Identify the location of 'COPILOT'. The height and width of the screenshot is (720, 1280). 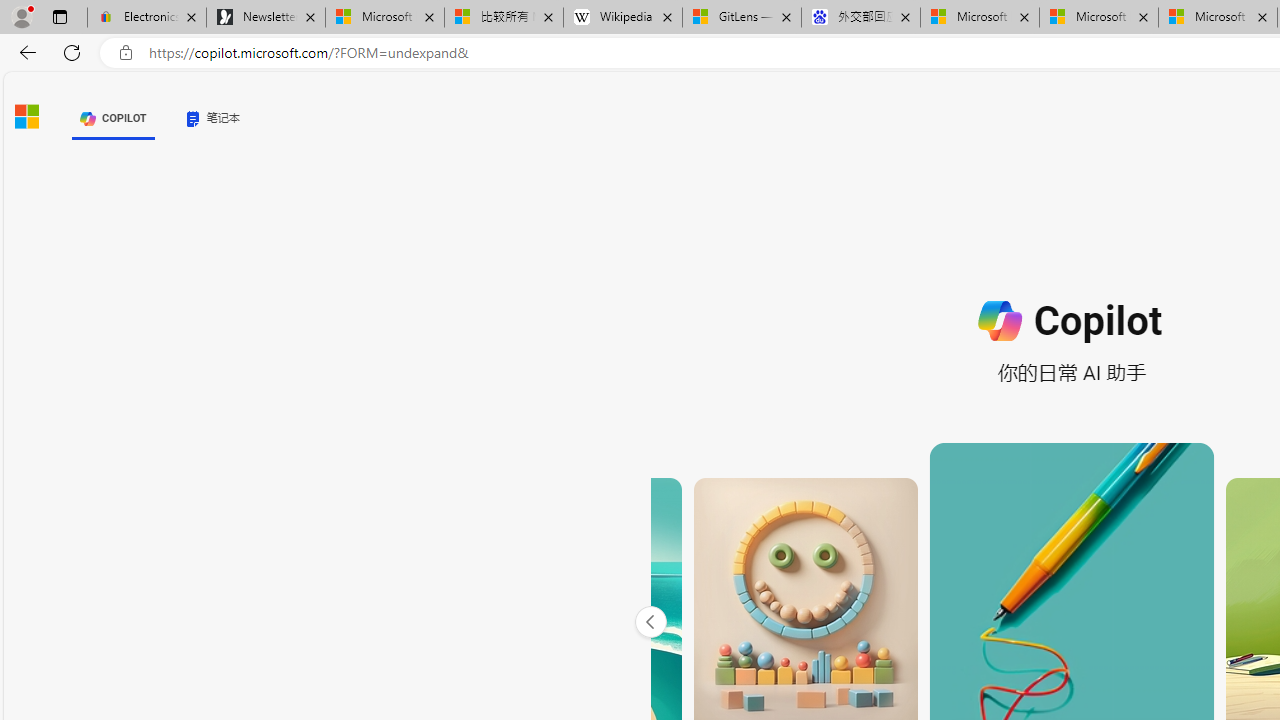
(112, 118).